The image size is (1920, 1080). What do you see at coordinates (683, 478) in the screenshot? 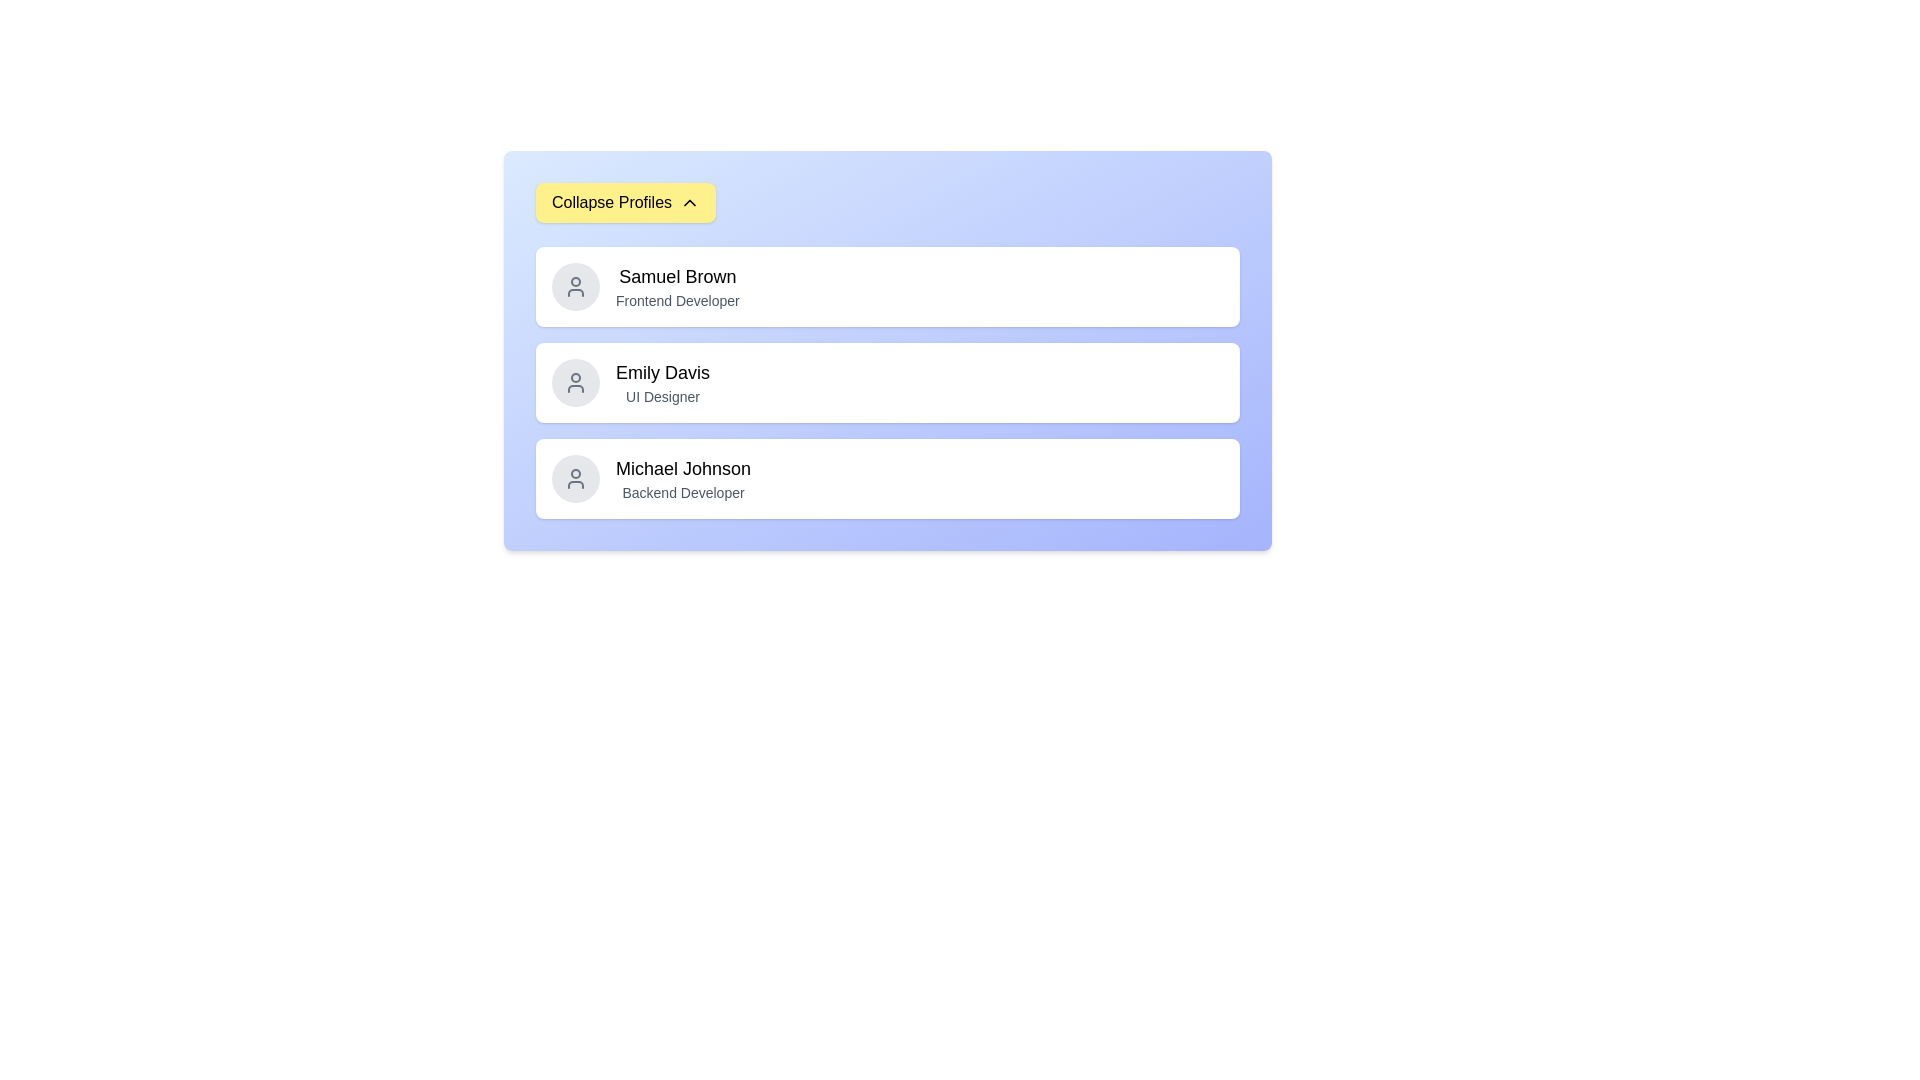
I see `the text component displaying 'Michael Johnson' and 'Backend Developer', which is located in the third profile card, positioned to the right of a circular avatar icon` at bounding box center [683, 478].